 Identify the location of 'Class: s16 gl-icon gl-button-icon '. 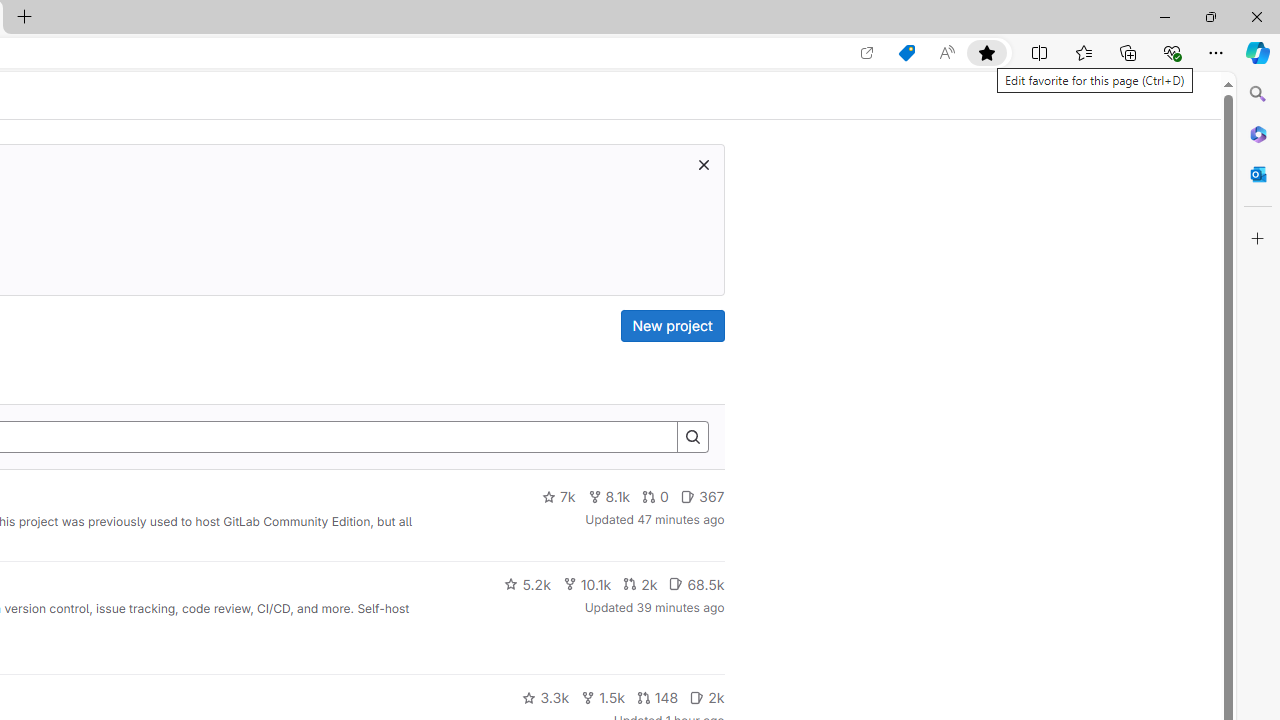
(703, 163).